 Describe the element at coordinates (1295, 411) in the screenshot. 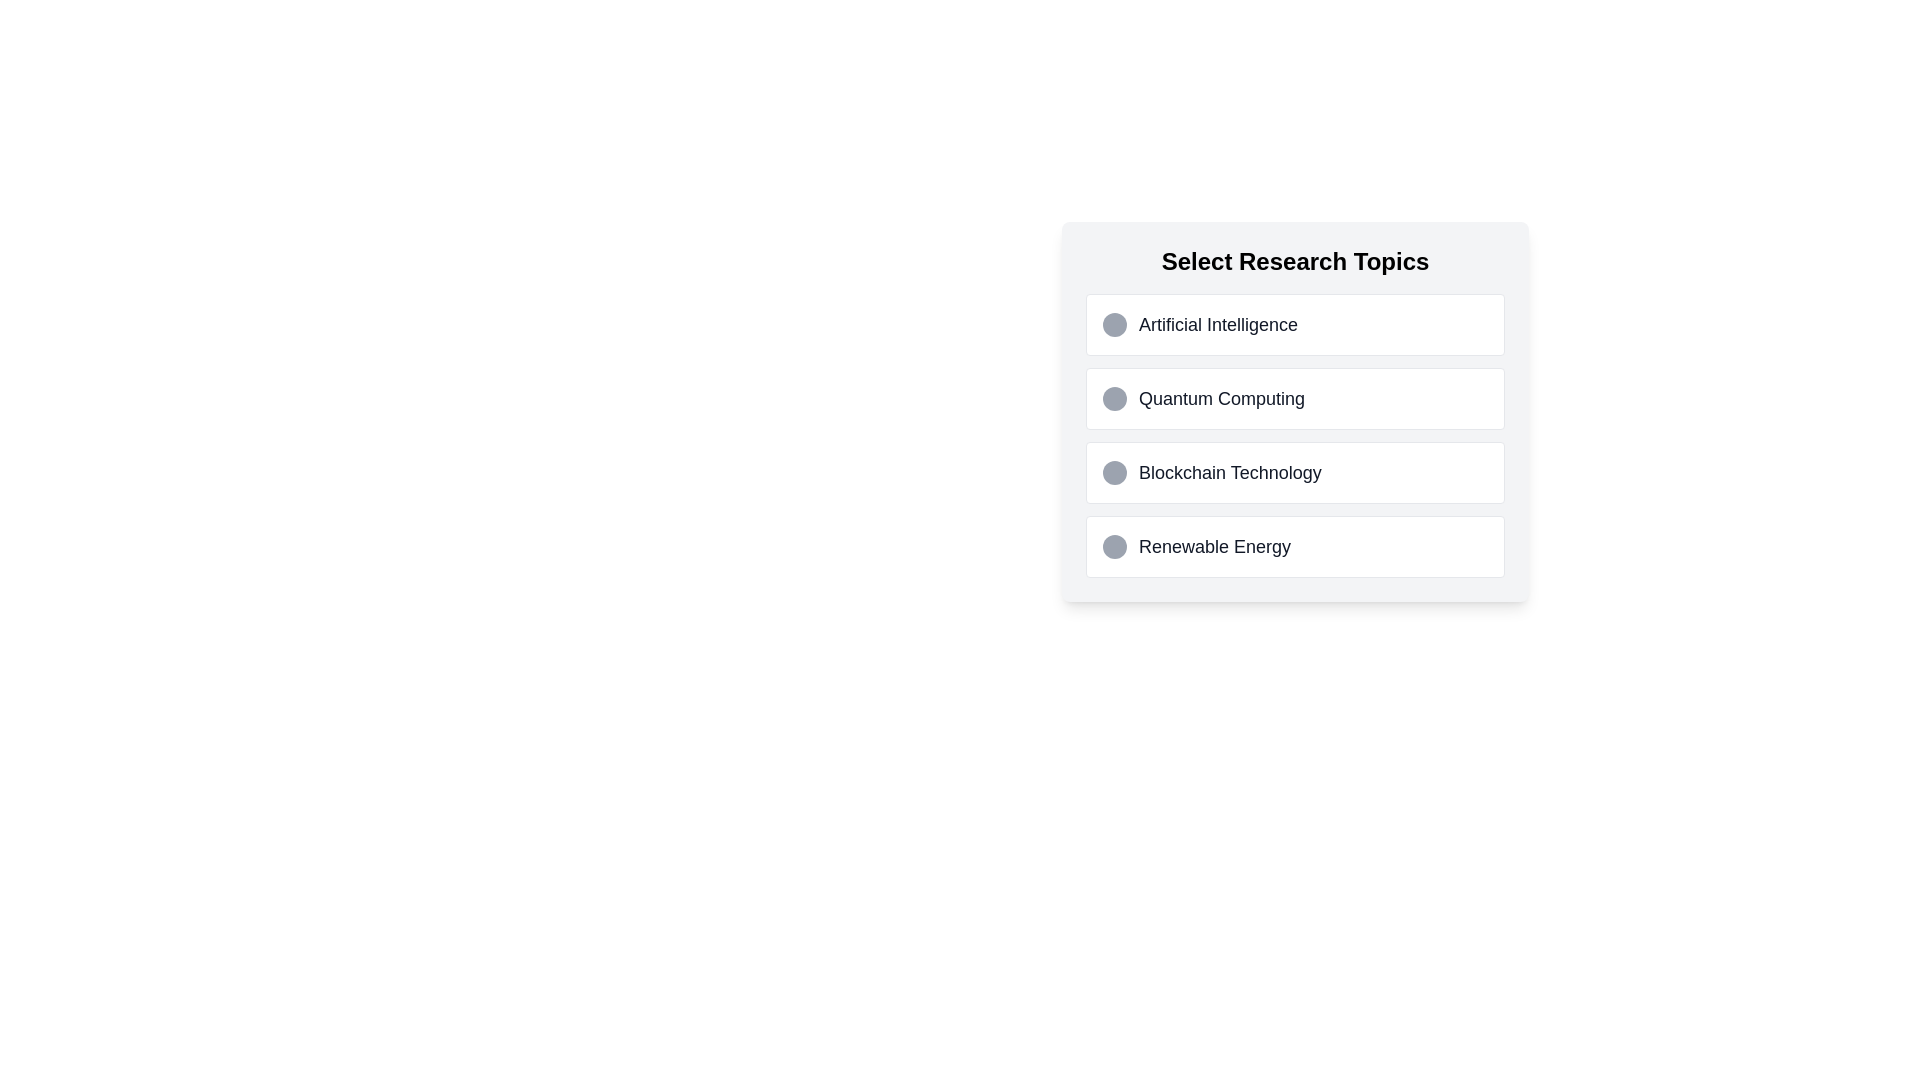

I see `the selectable list item labeled 'Quantum Computing'` at that location.